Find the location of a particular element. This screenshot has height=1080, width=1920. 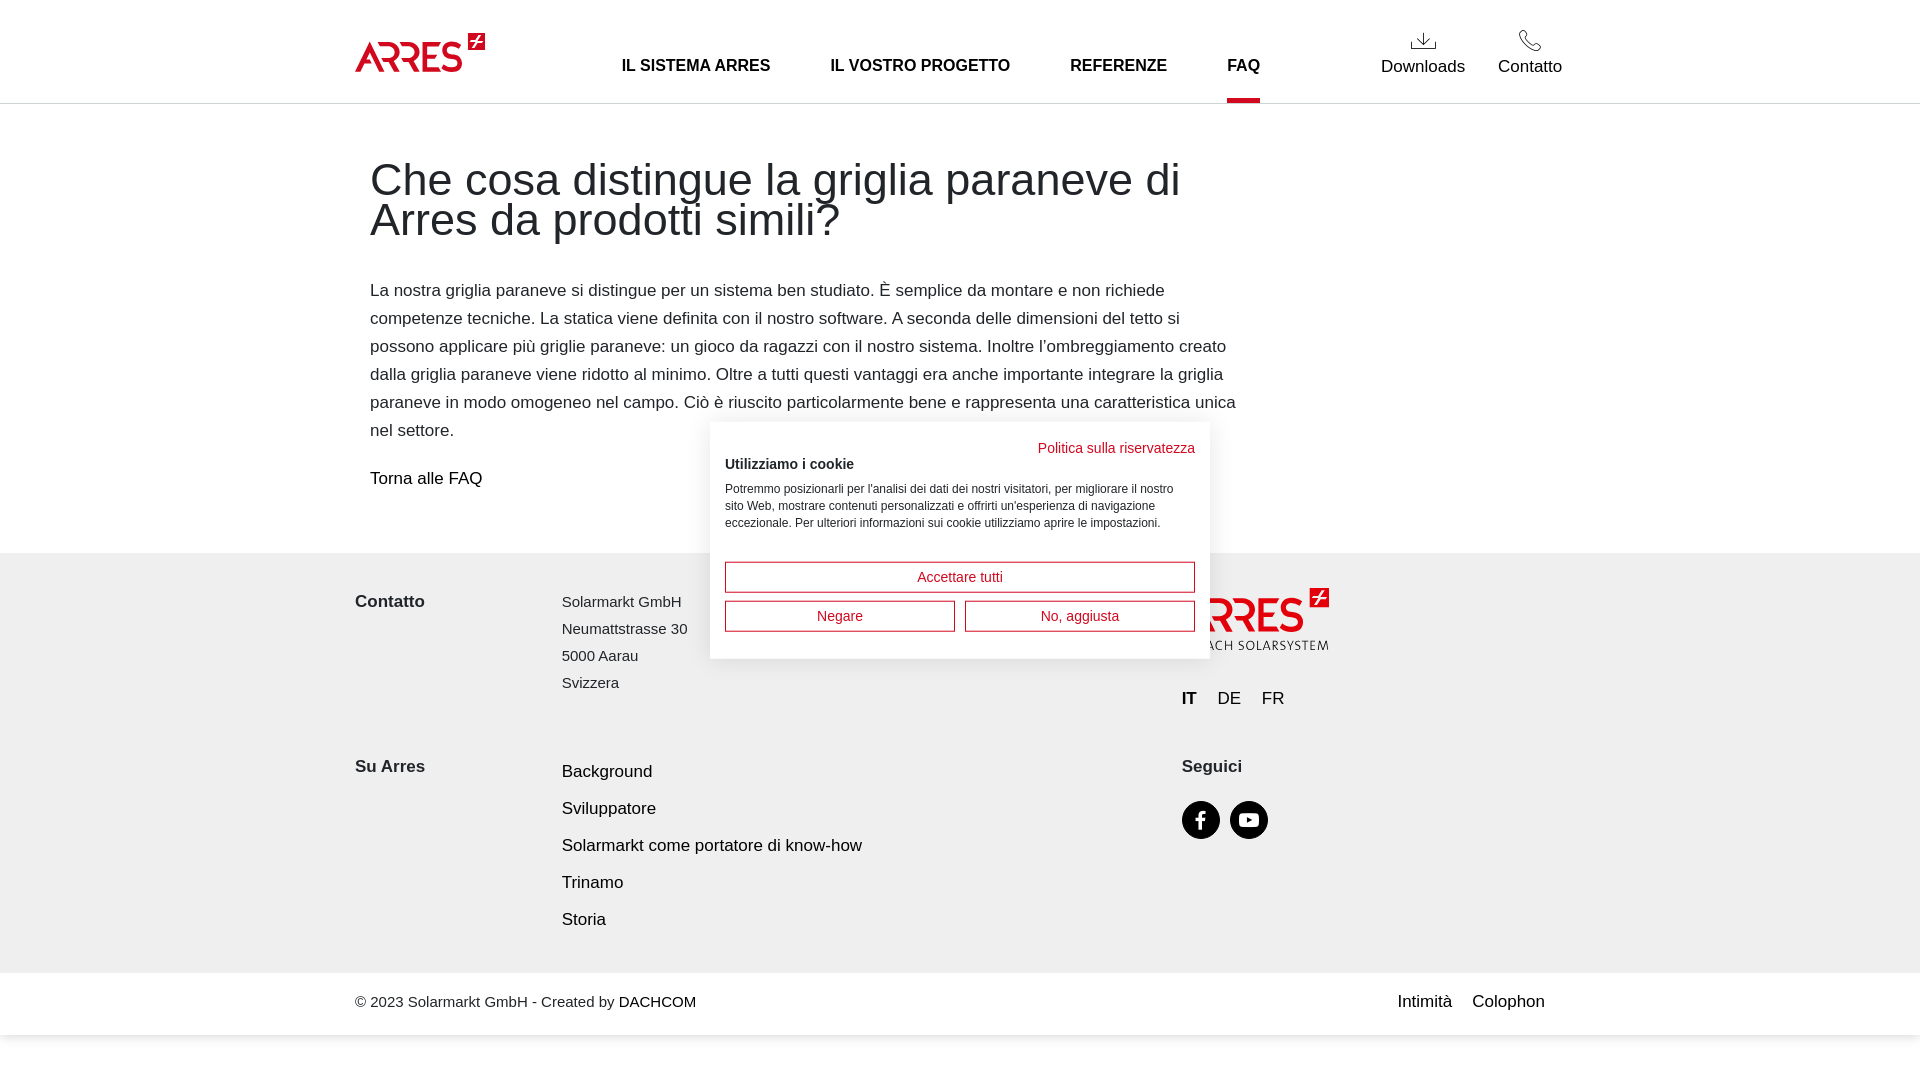

'FR' is located at coordinates (1272, 697).